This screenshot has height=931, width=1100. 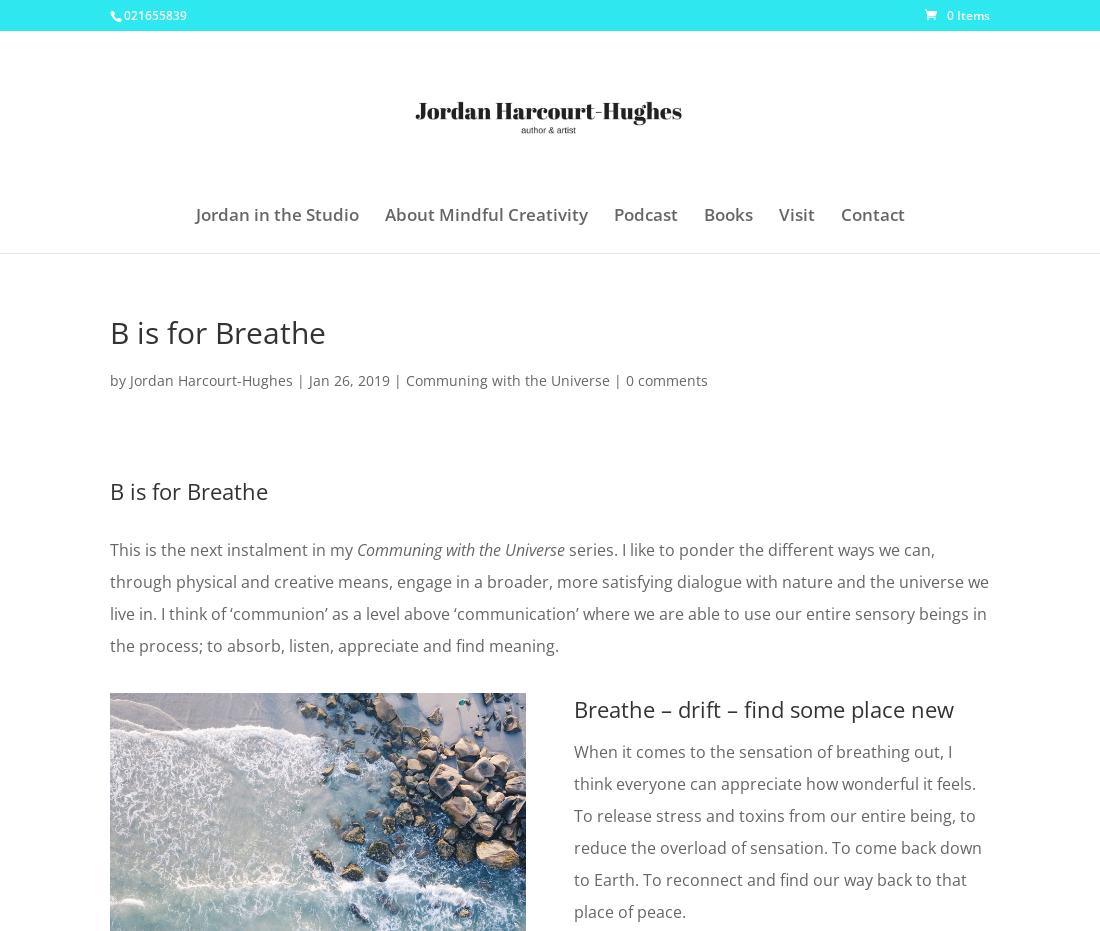 I want to click on 'series. I like to ponder the different ways we can, through physical and creative means, engage in a broader, more satisfying dialogue with nature and the universe we live in. I think of ‘communion’ as a level above ‘communication’ where we are able to use our entire sensory beings in the process; to absorb, listen, appreciate and find meaning.', so click(x=549, y=596).